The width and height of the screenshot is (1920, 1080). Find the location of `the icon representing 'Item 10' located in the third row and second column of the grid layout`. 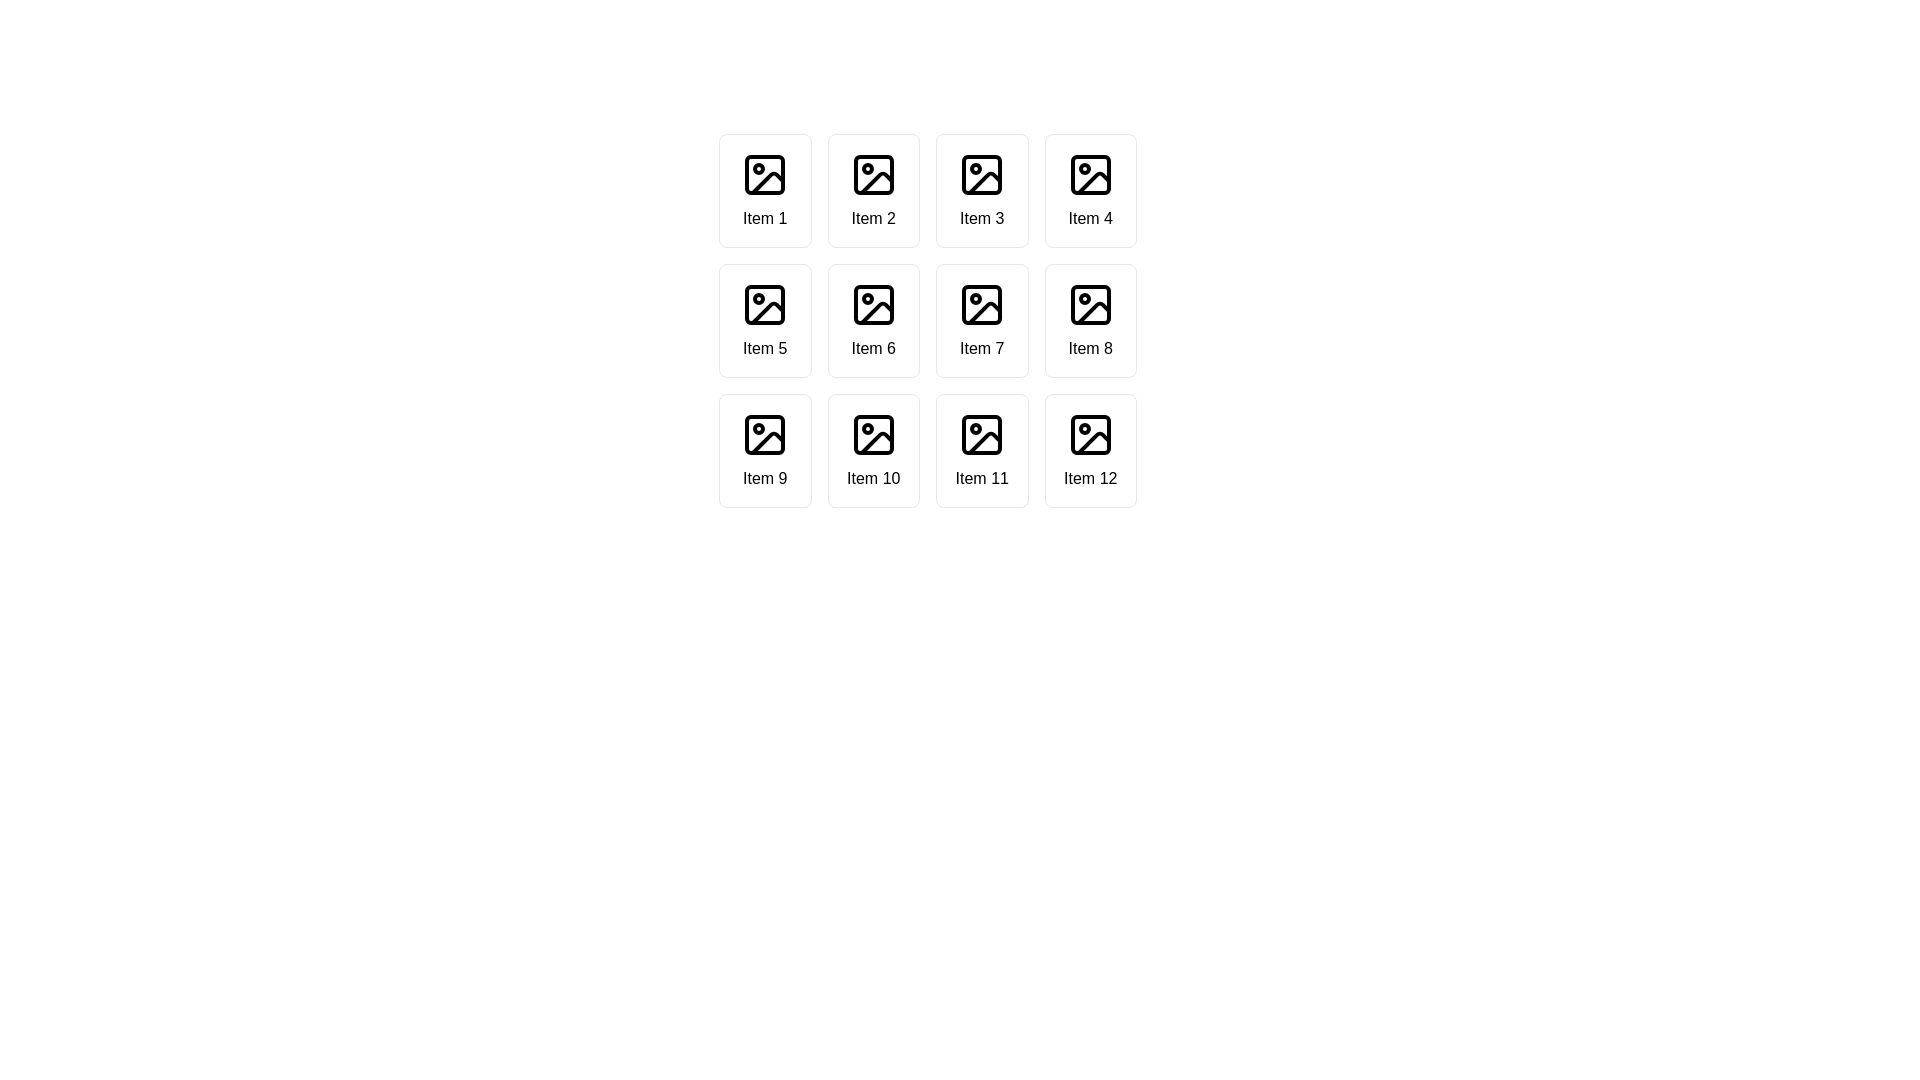

the icon representing 'Item 10' located in the third row and second column of the grid layout is located at coordinates (873, 434).